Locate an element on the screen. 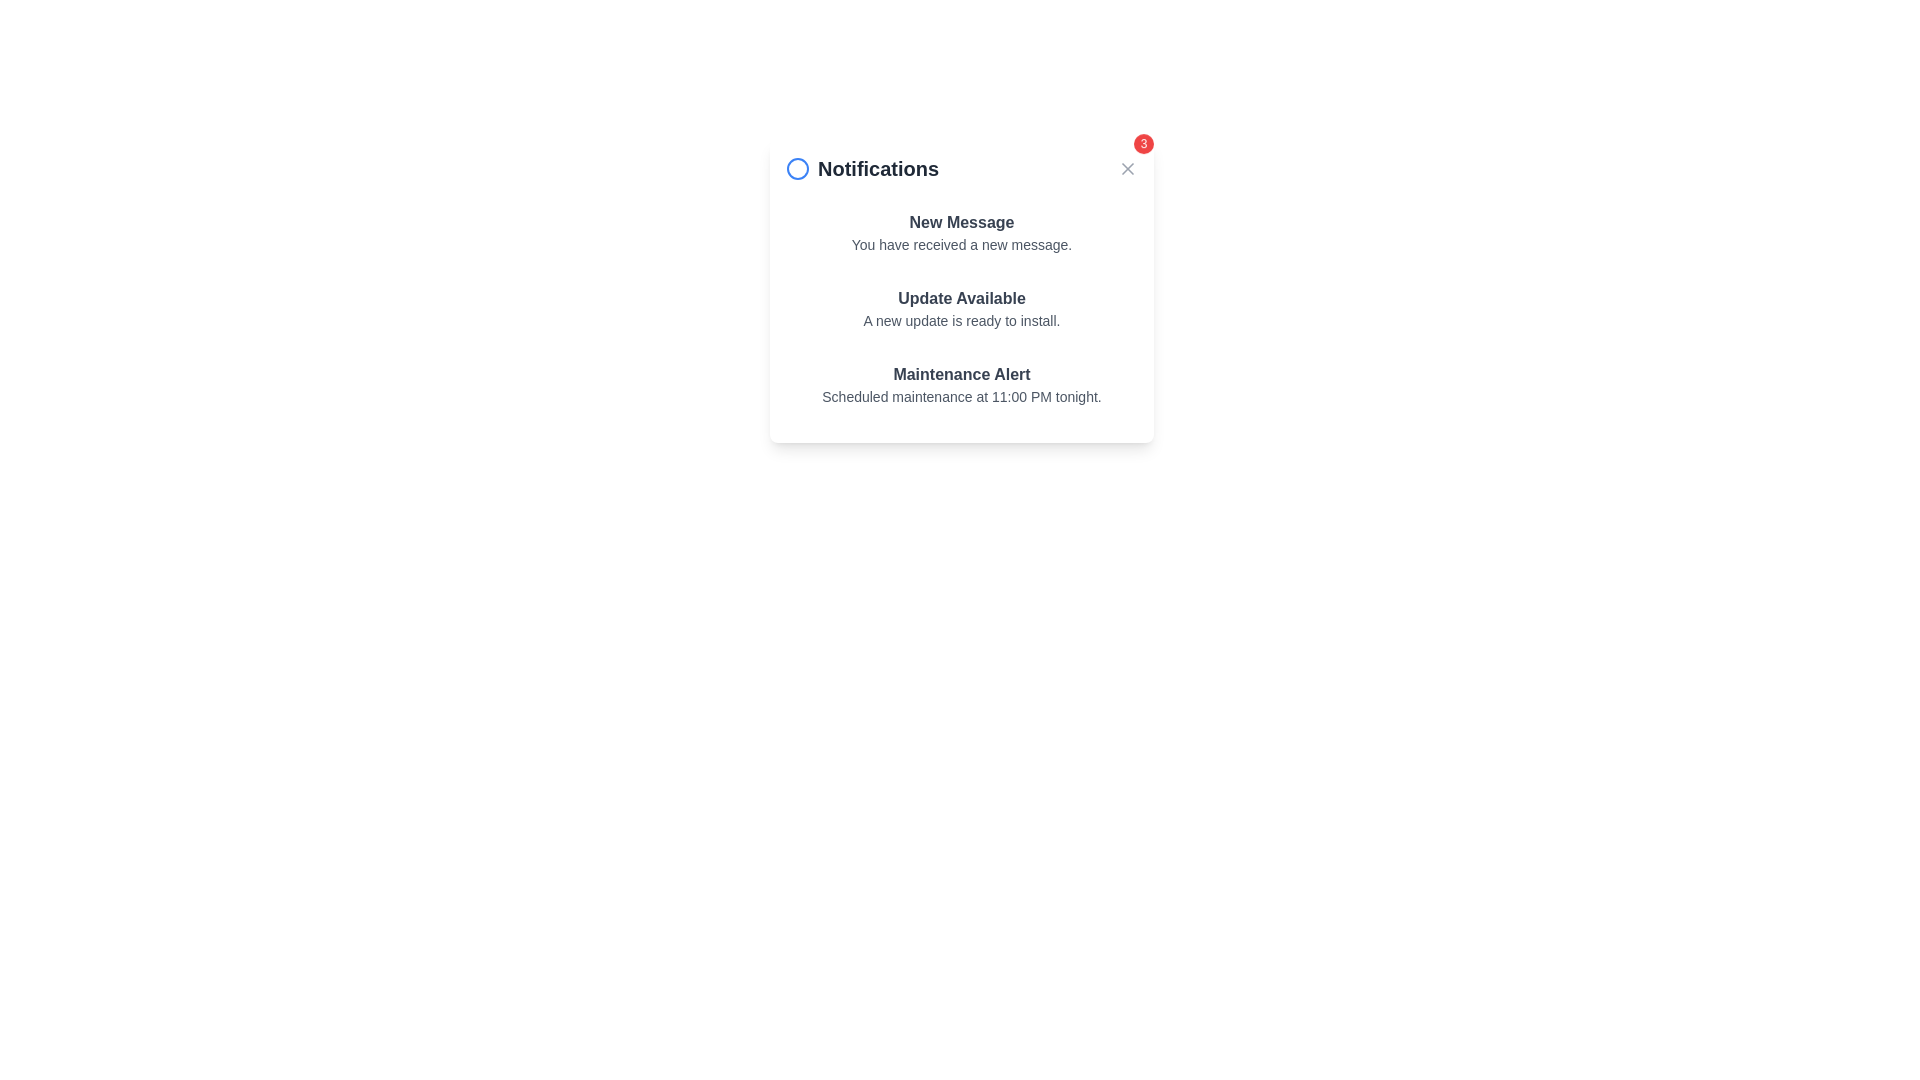  text element that displays 'You have received a new message.' located below the 'New Message' heading in the Notifications panel is located at coordinates (961, 244).